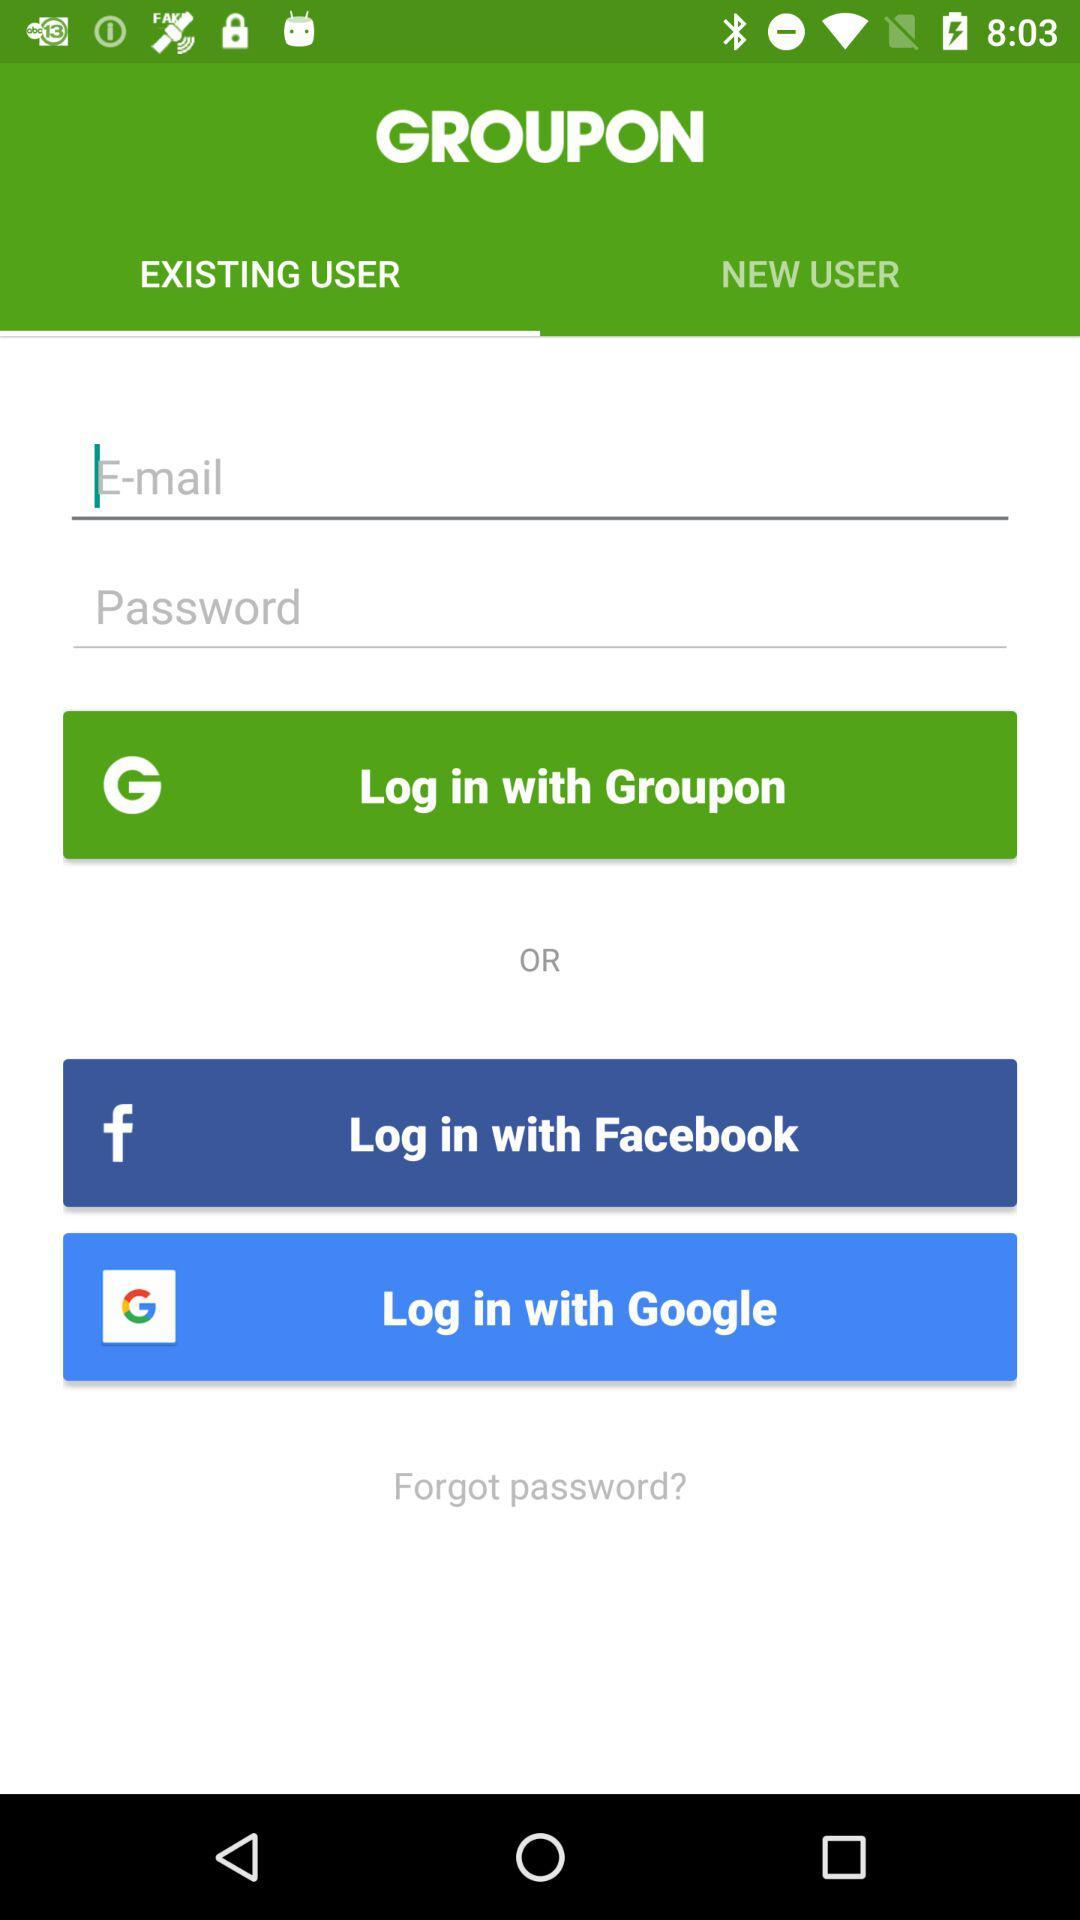 The width and height of the screenshot is (1080, 1920). Describe the element at coordinates (270, 272) in the screenshot. I see `the app at the top left corner` at that location.